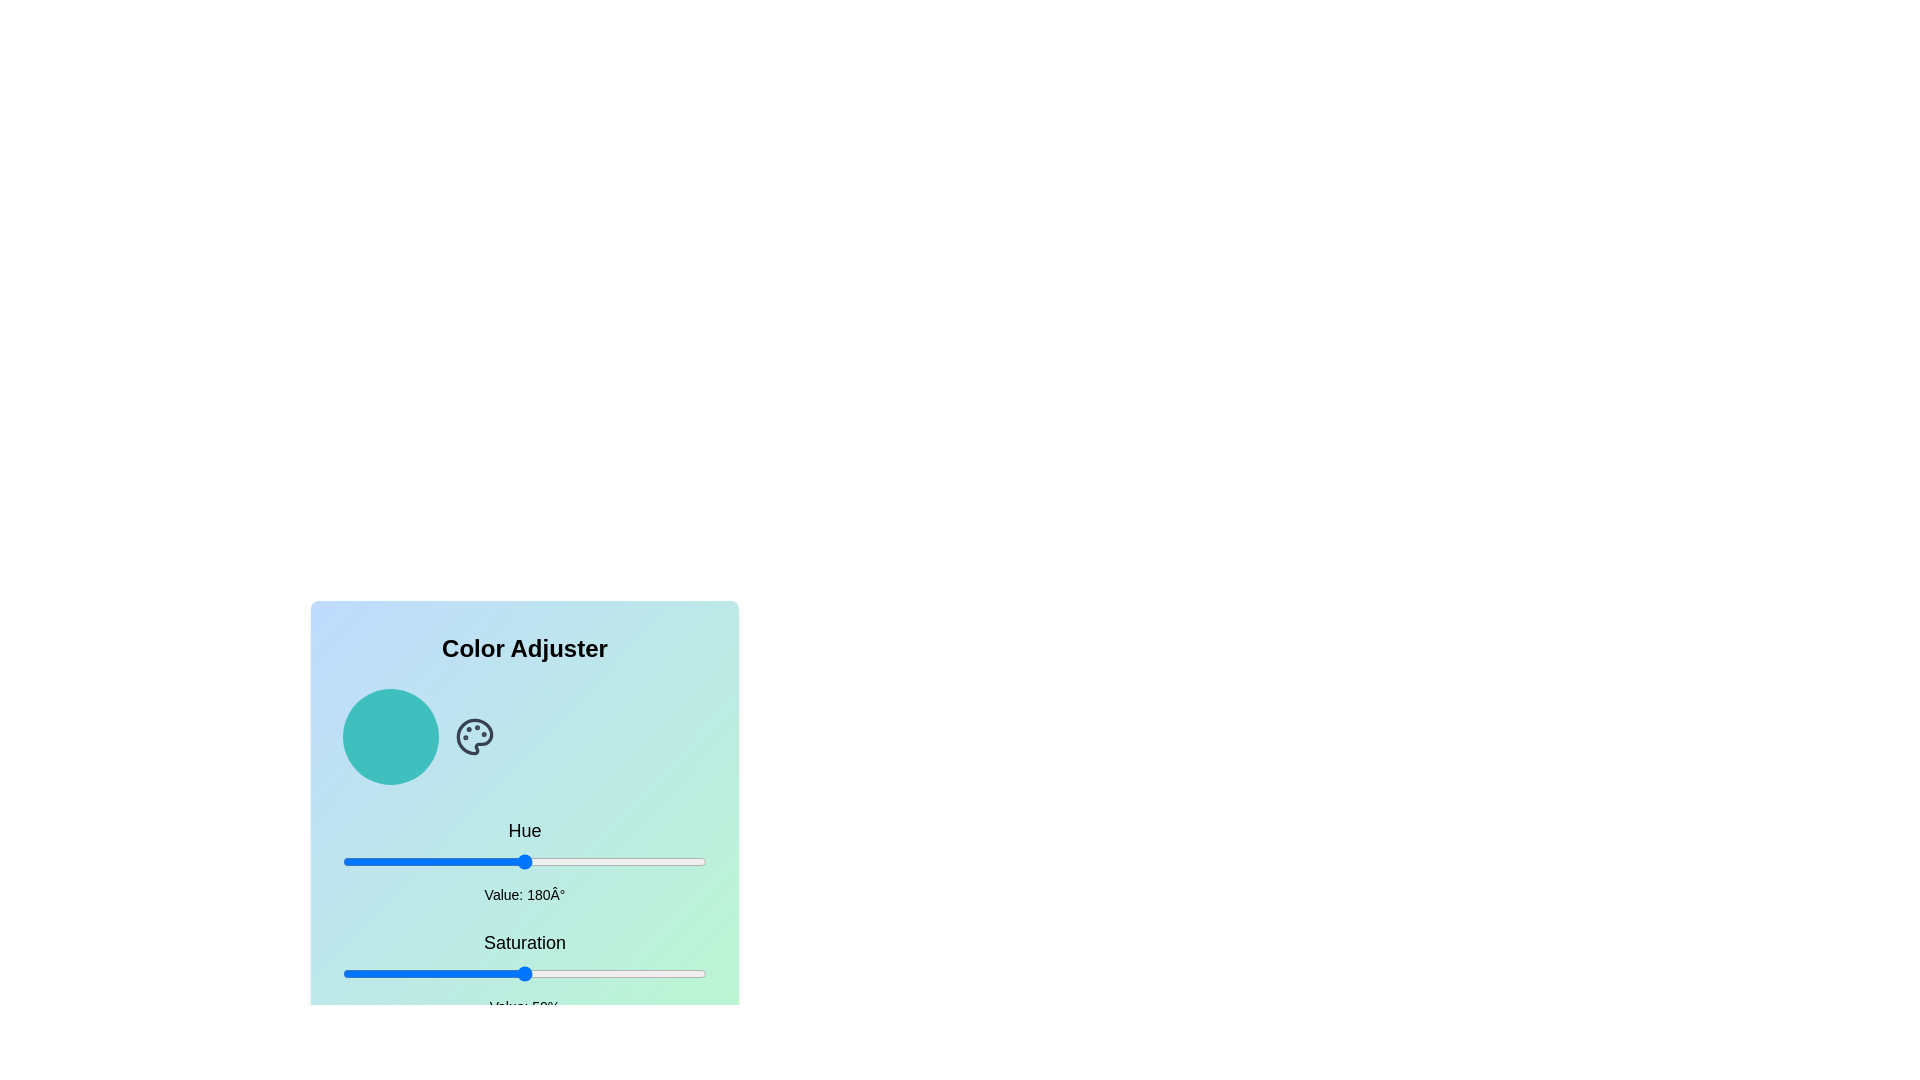  Describe the element at coordinates (412, 860) in the screenshot. I see `the hue to 70 by adjusting the slider` at that location.